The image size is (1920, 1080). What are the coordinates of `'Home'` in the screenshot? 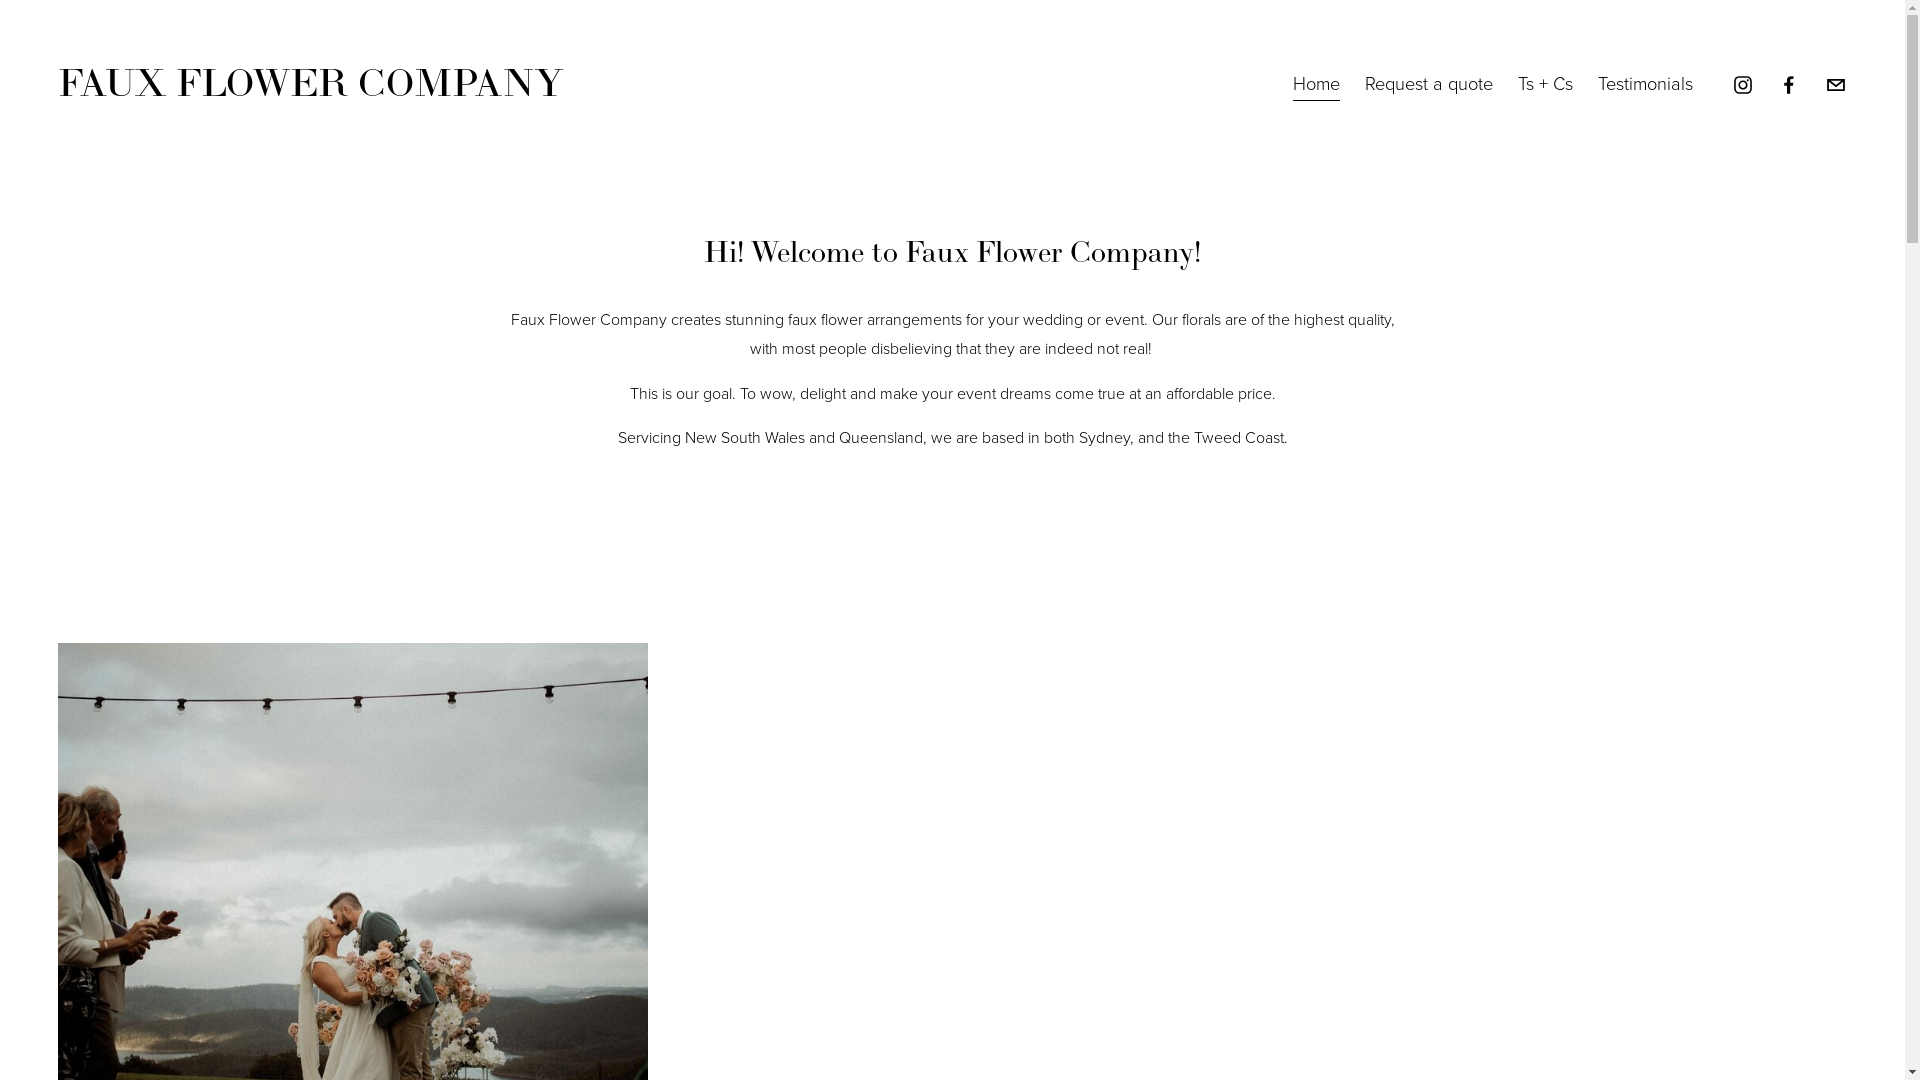 It's located at (1316, 84).